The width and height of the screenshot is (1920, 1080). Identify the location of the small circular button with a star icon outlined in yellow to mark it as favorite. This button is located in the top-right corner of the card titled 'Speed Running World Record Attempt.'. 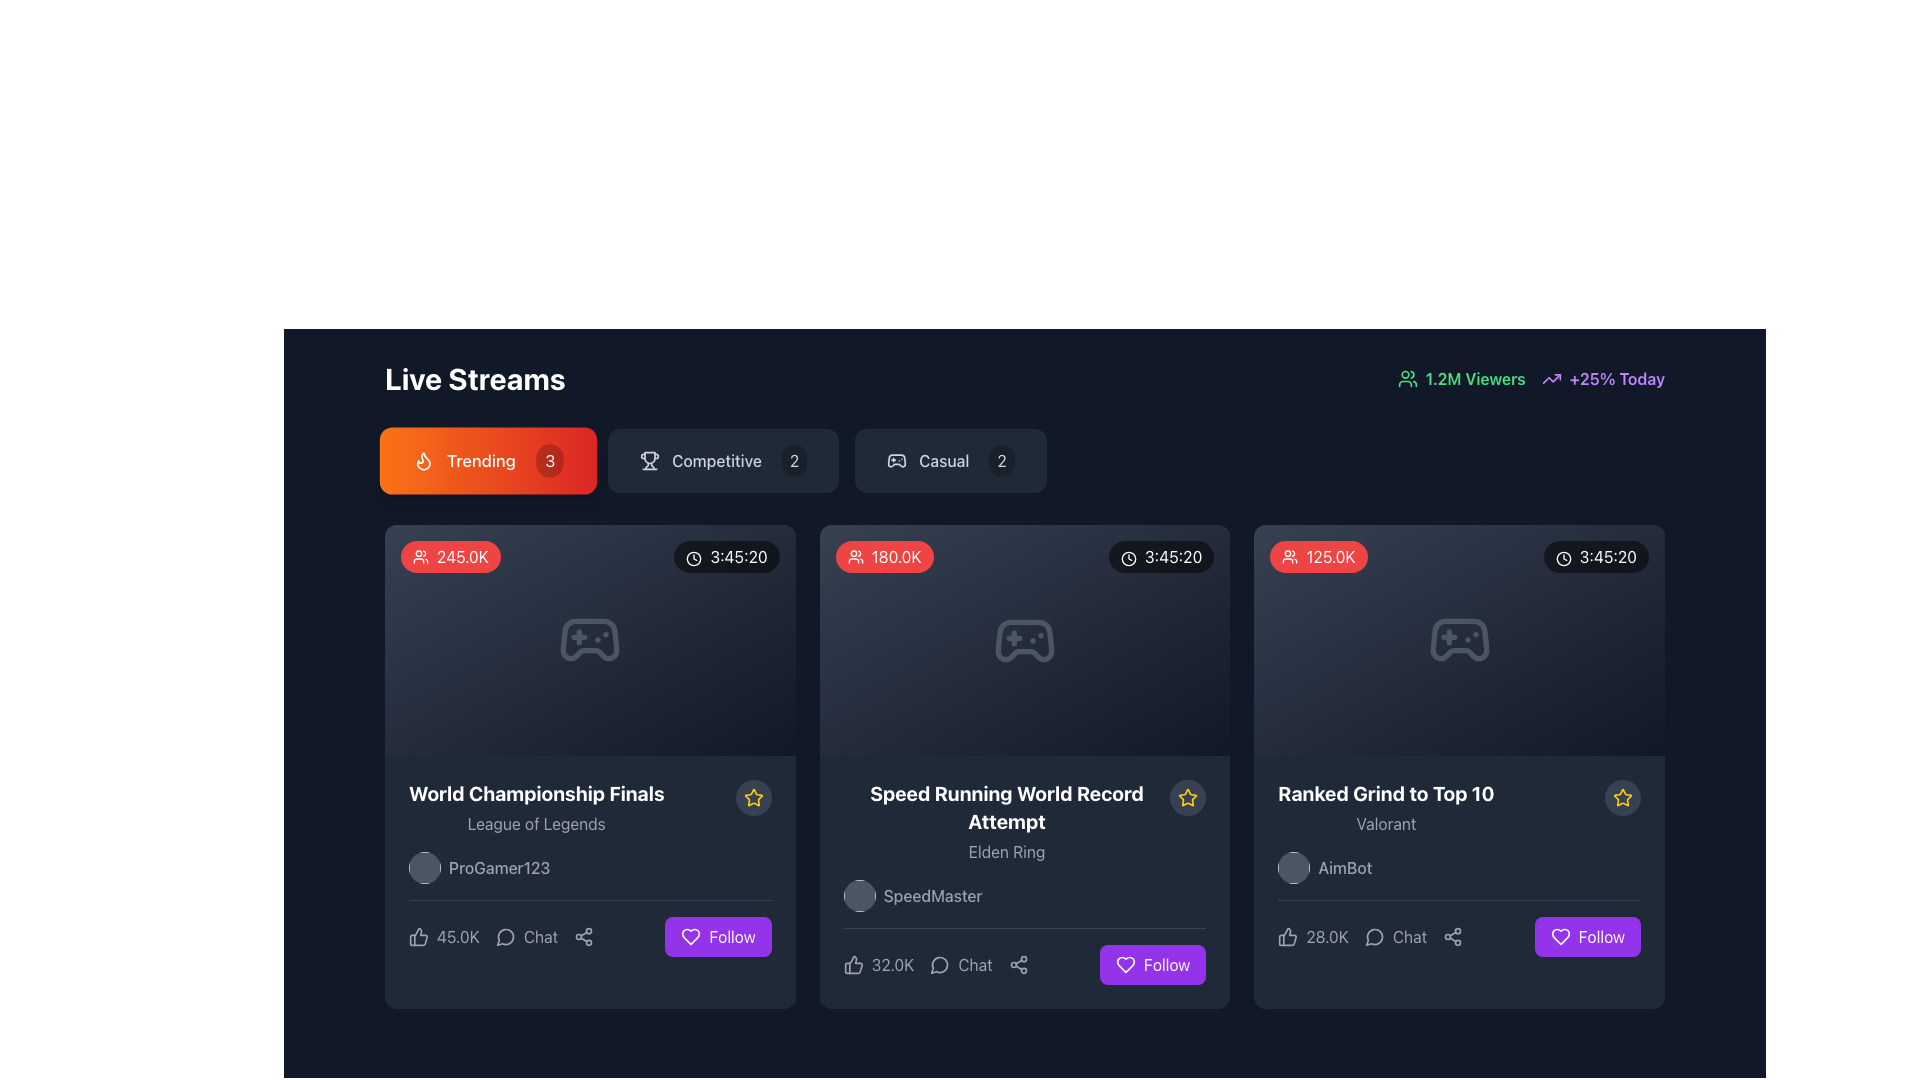
(1188, 797).